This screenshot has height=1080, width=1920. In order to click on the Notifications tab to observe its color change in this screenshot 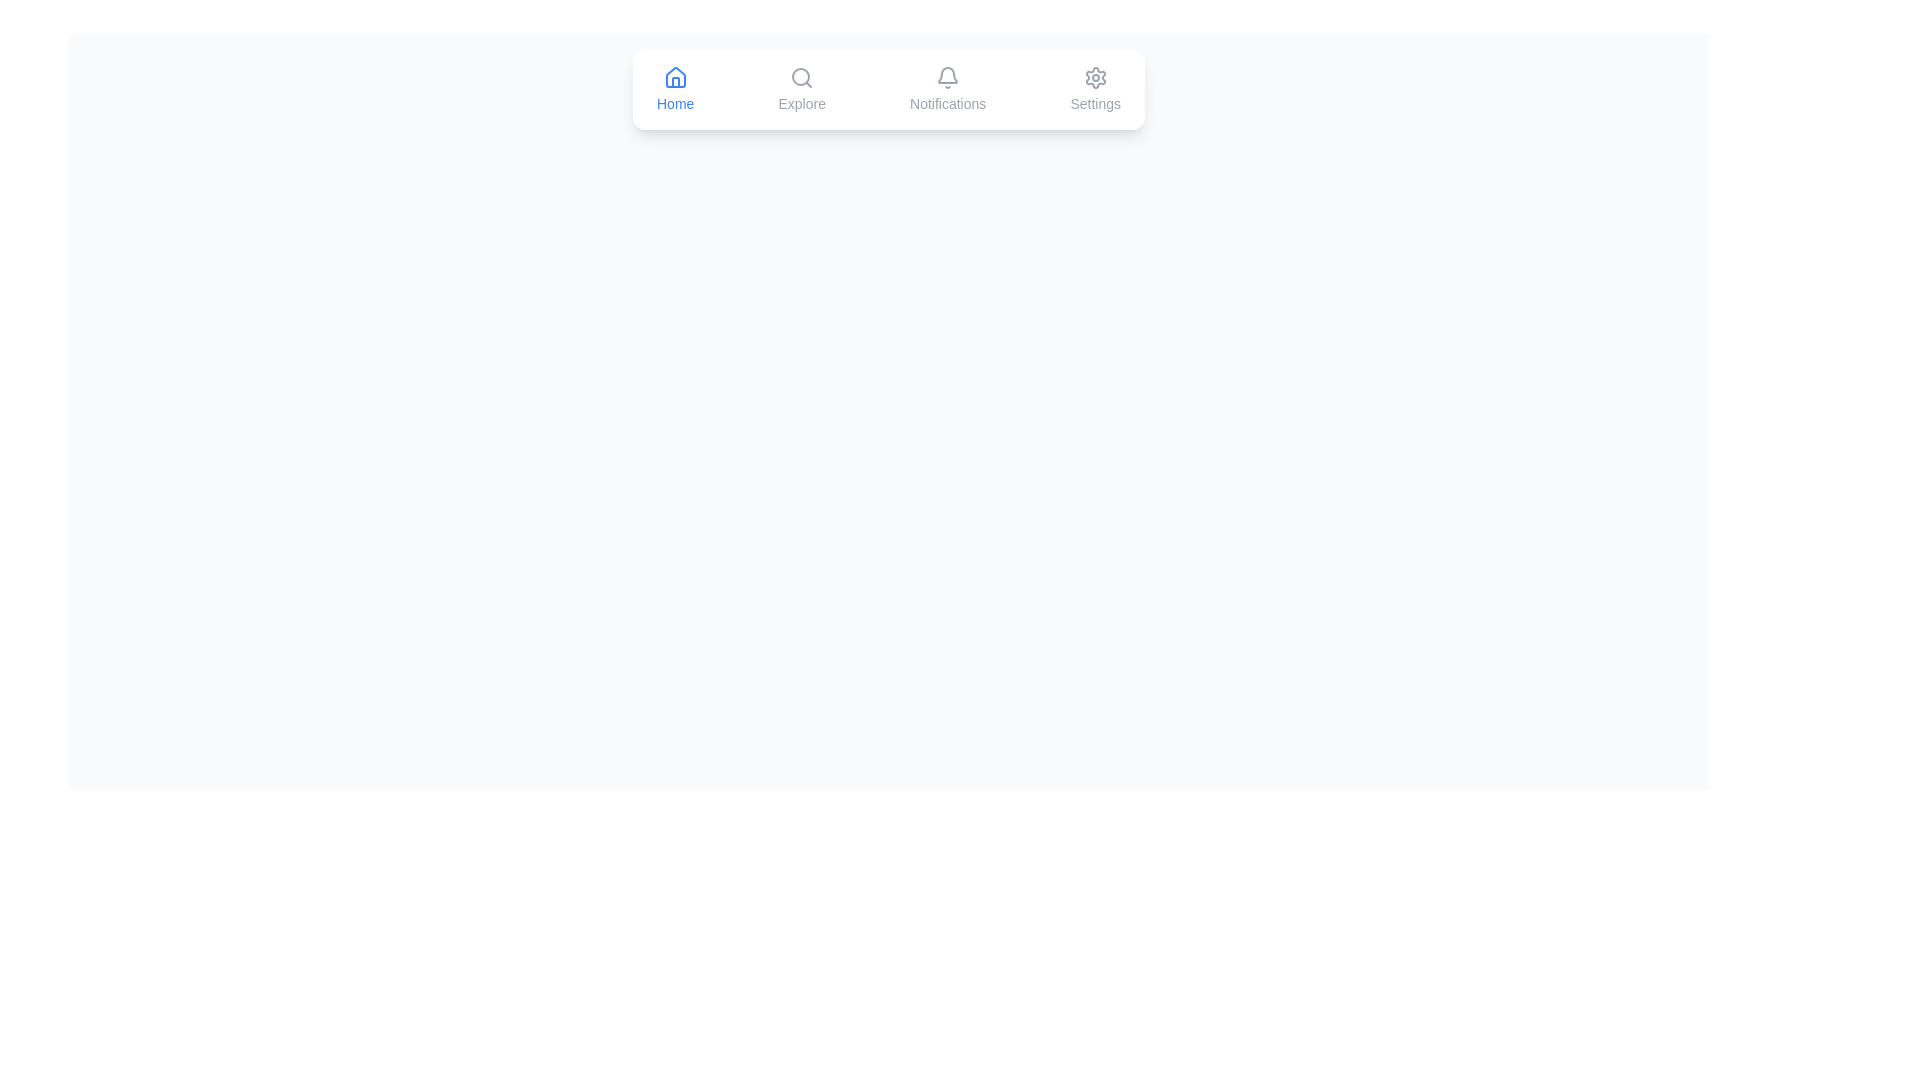, I will do `click(947, 88)`.